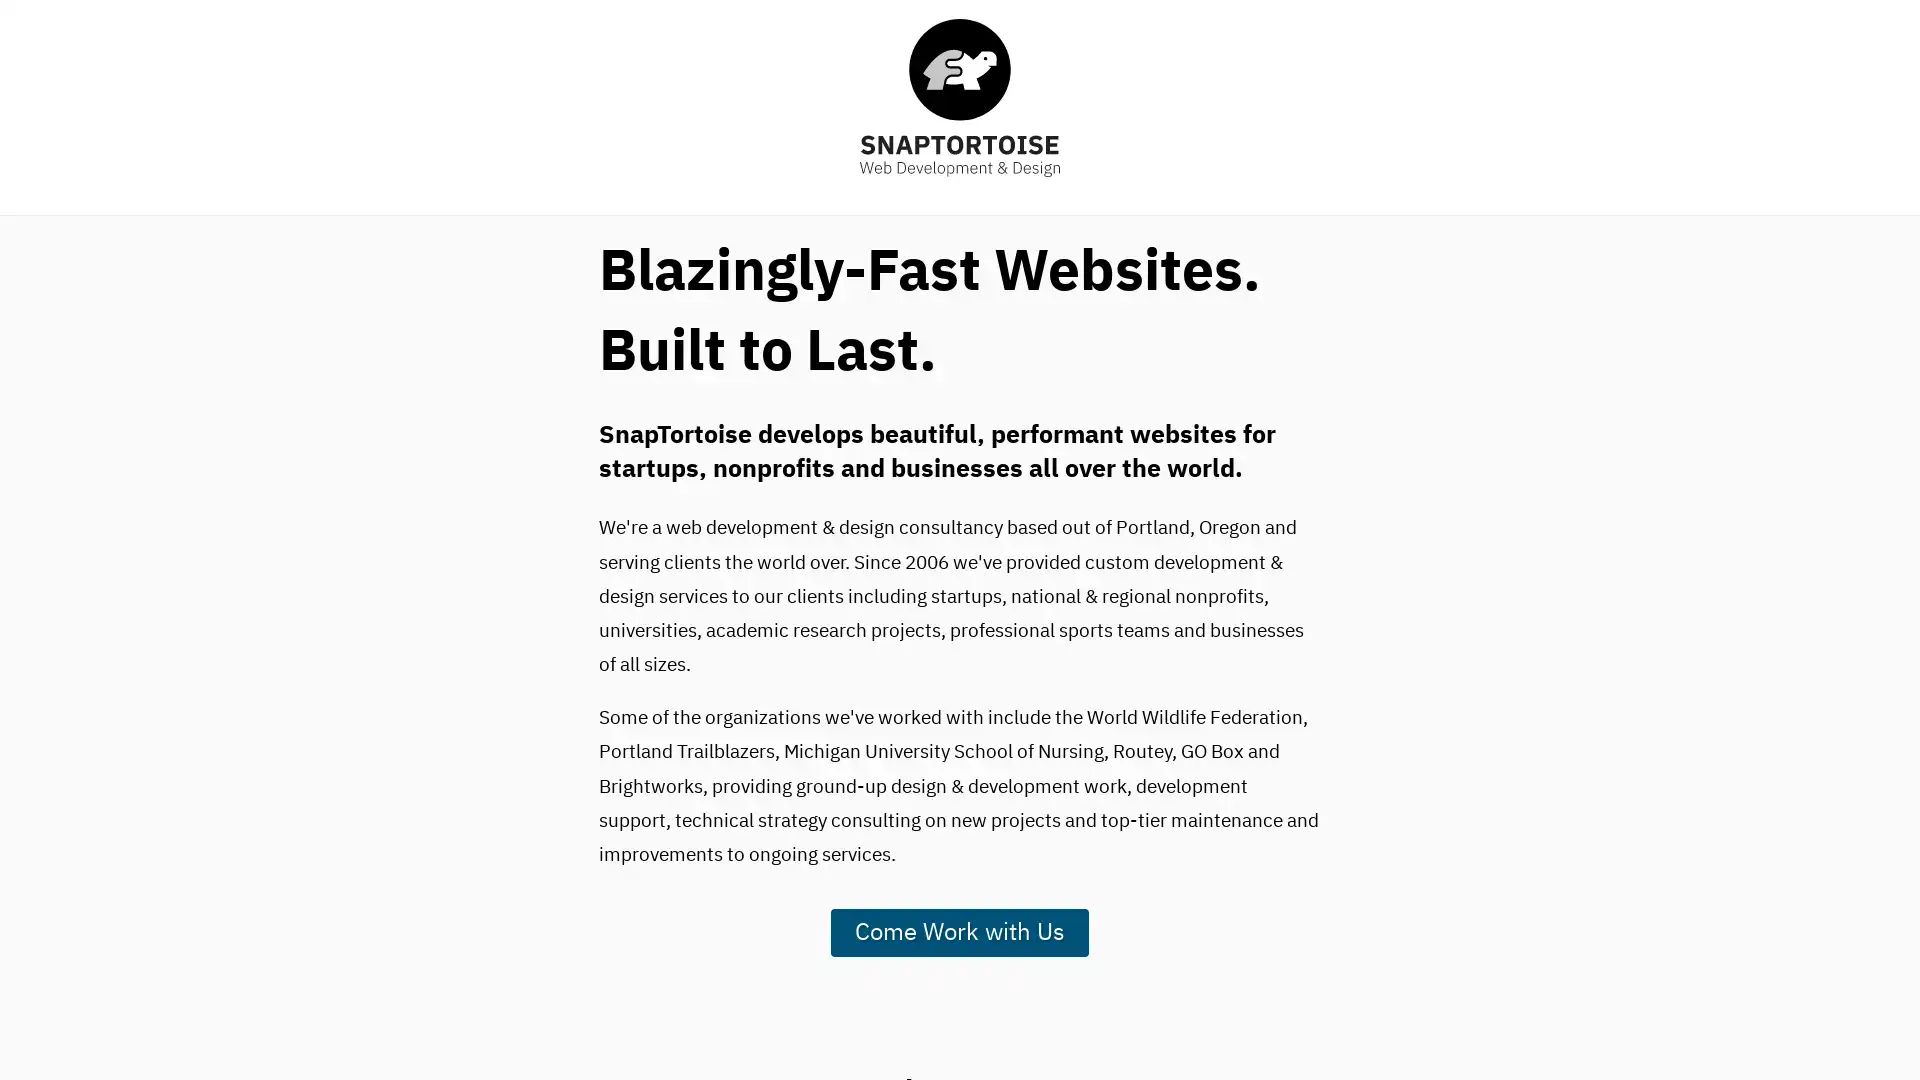  I want to click on Come Work with Us, so click(958, 932).